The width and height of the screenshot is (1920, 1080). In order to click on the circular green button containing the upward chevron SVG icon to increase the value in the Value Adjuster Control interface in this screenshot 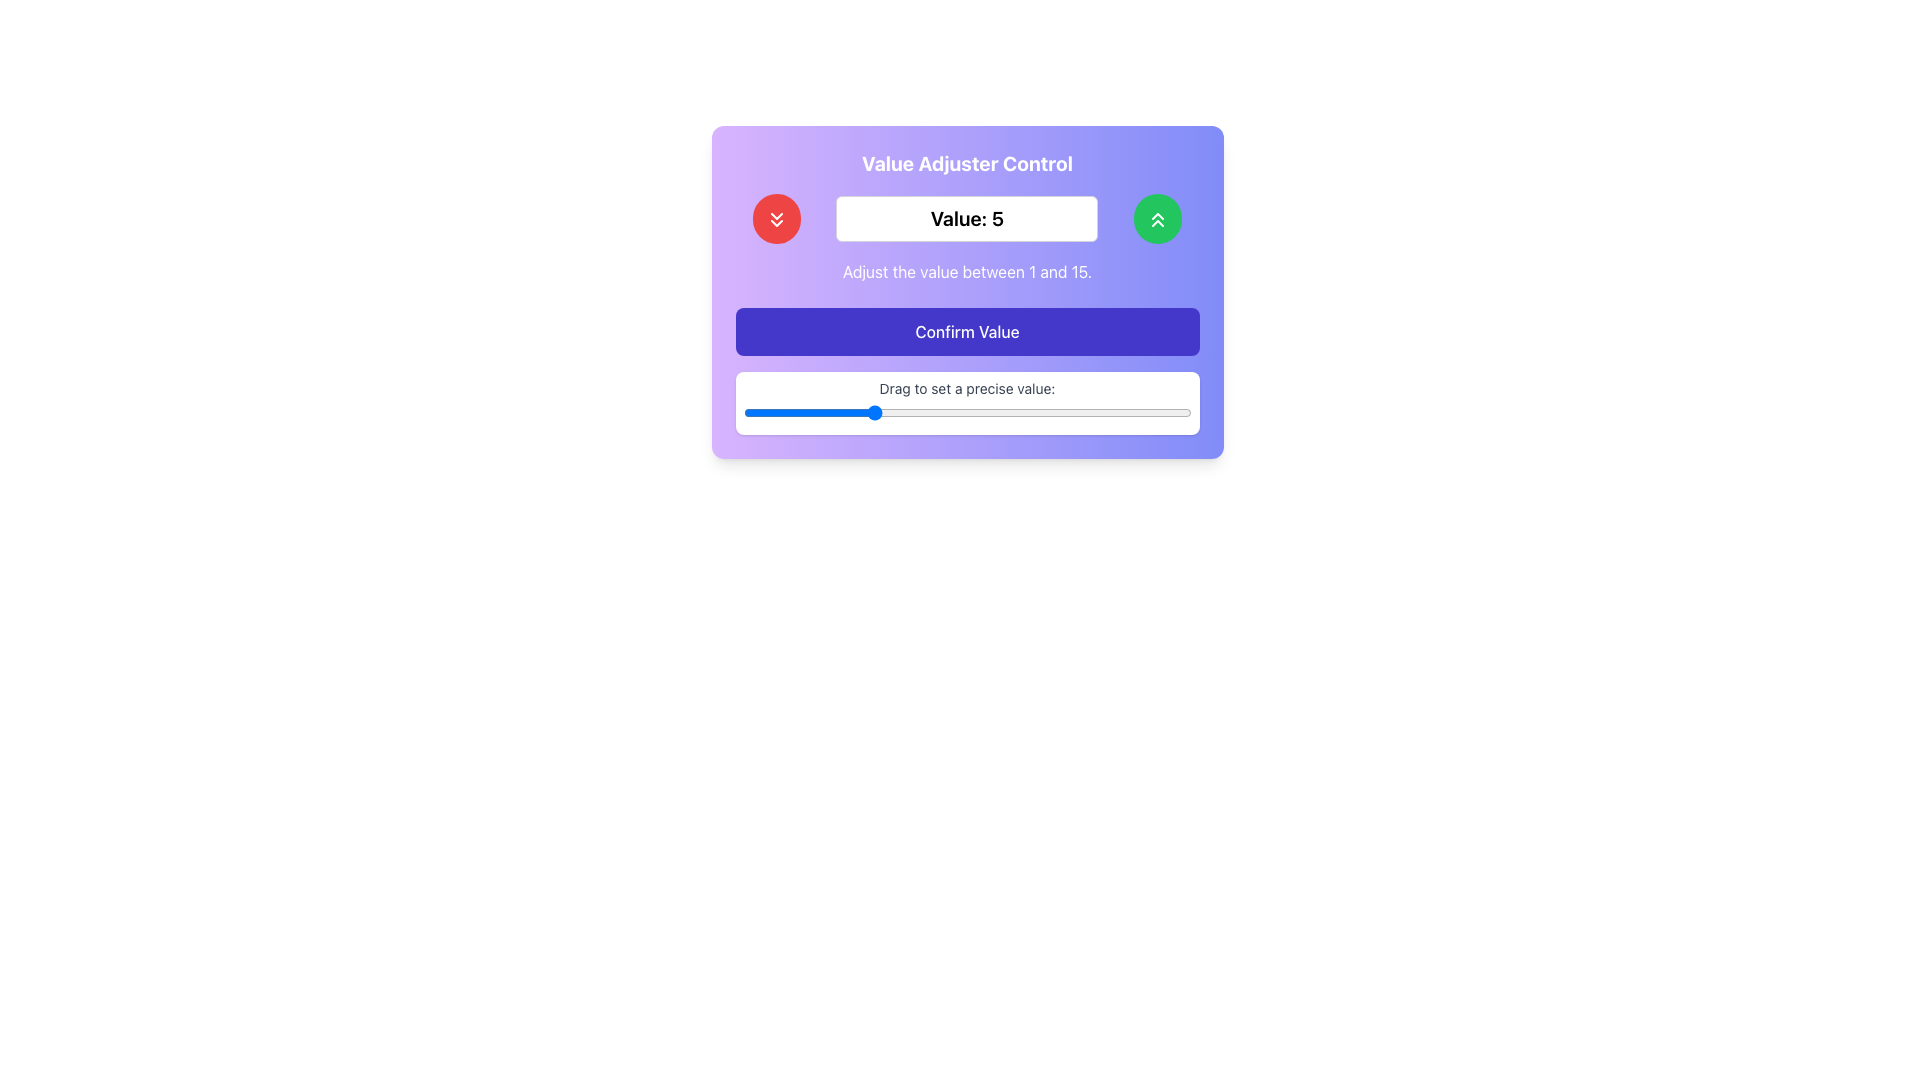, I will do `click(1157, 219)`.